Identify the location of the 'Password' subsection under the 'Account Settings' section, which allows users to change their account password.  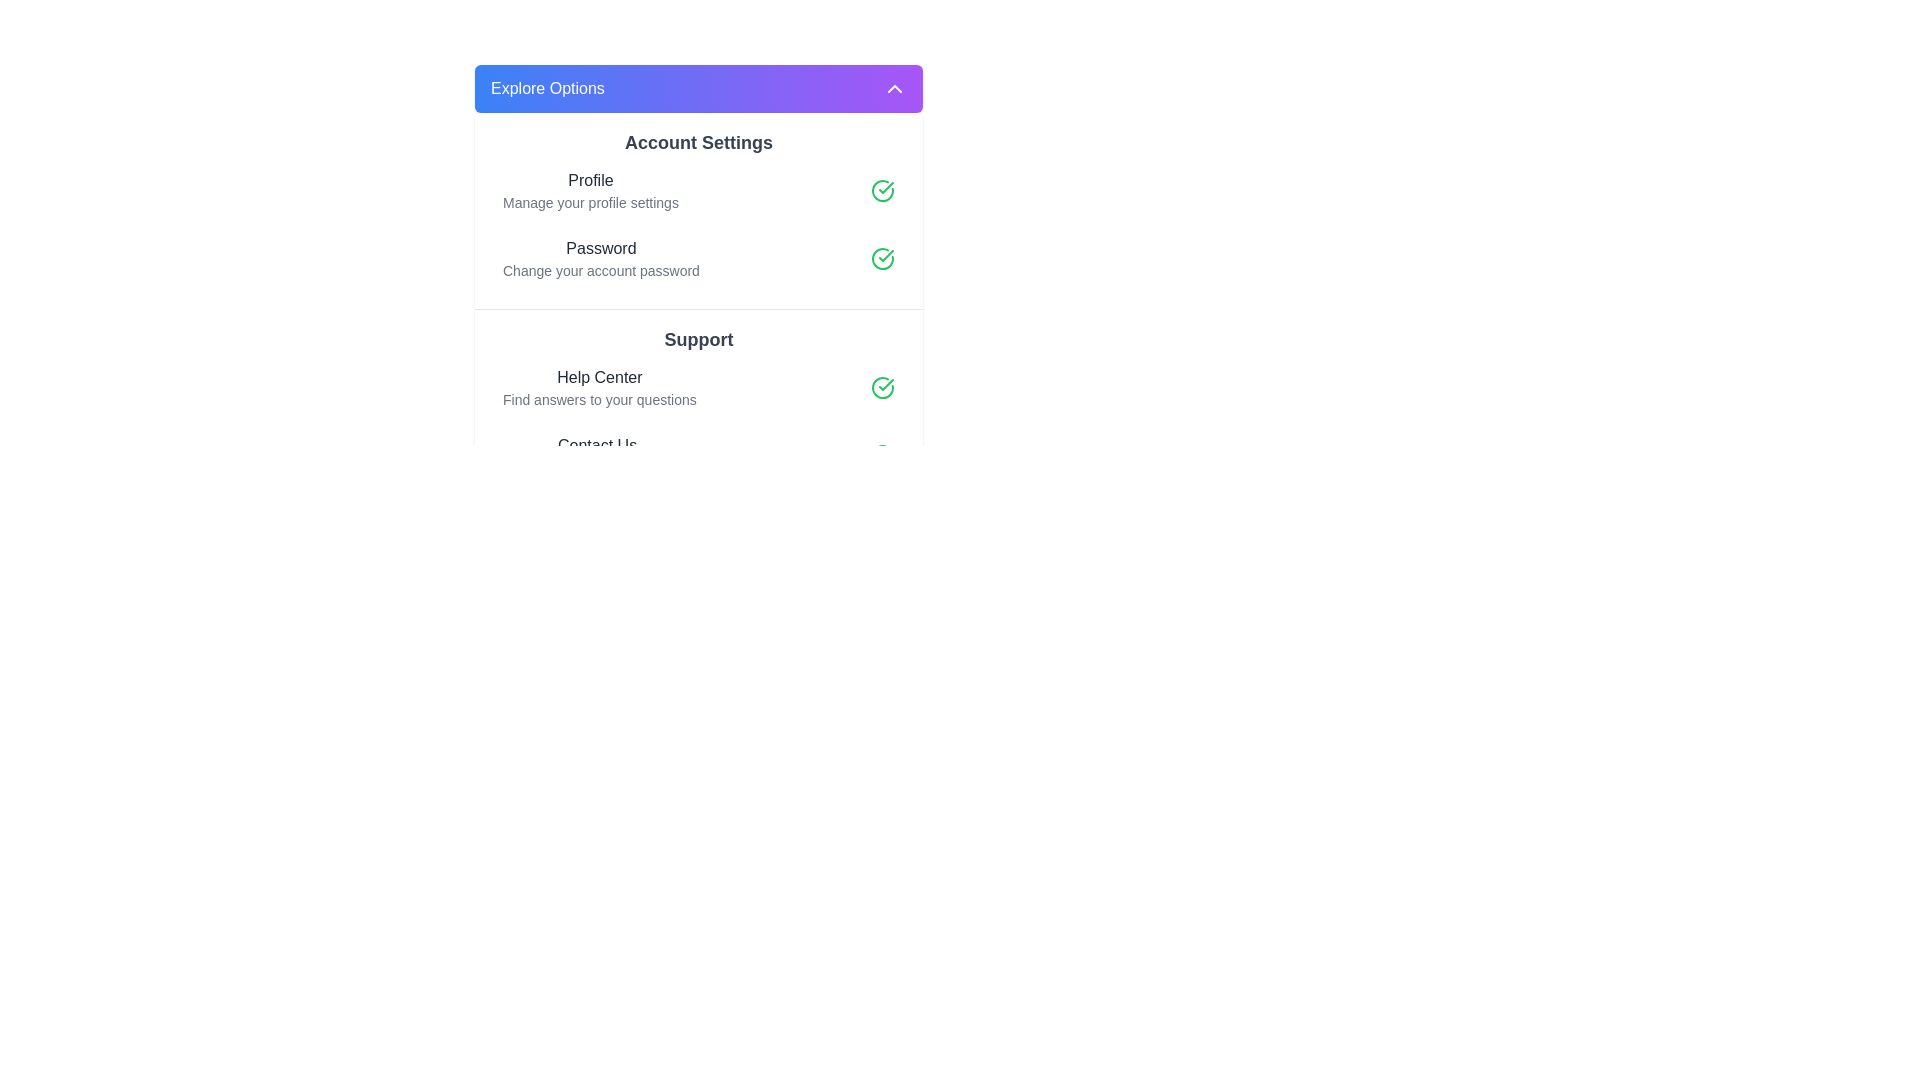
(699, 285).